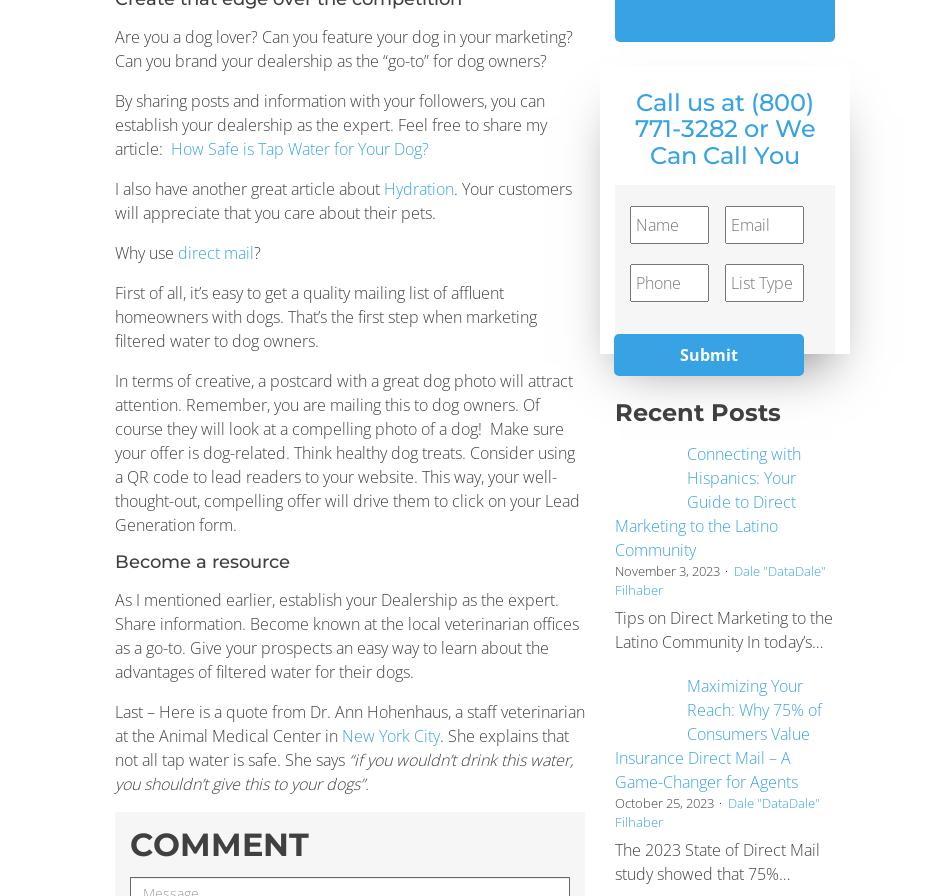  What do you see at coordinates (717, 733) in the screenshot?
I see `'Maximizing Your Reach: Why 75% of Consumers Value Insurance Direct Mail – A Game-Changer for Agents'` at bounding box center [717, 733].